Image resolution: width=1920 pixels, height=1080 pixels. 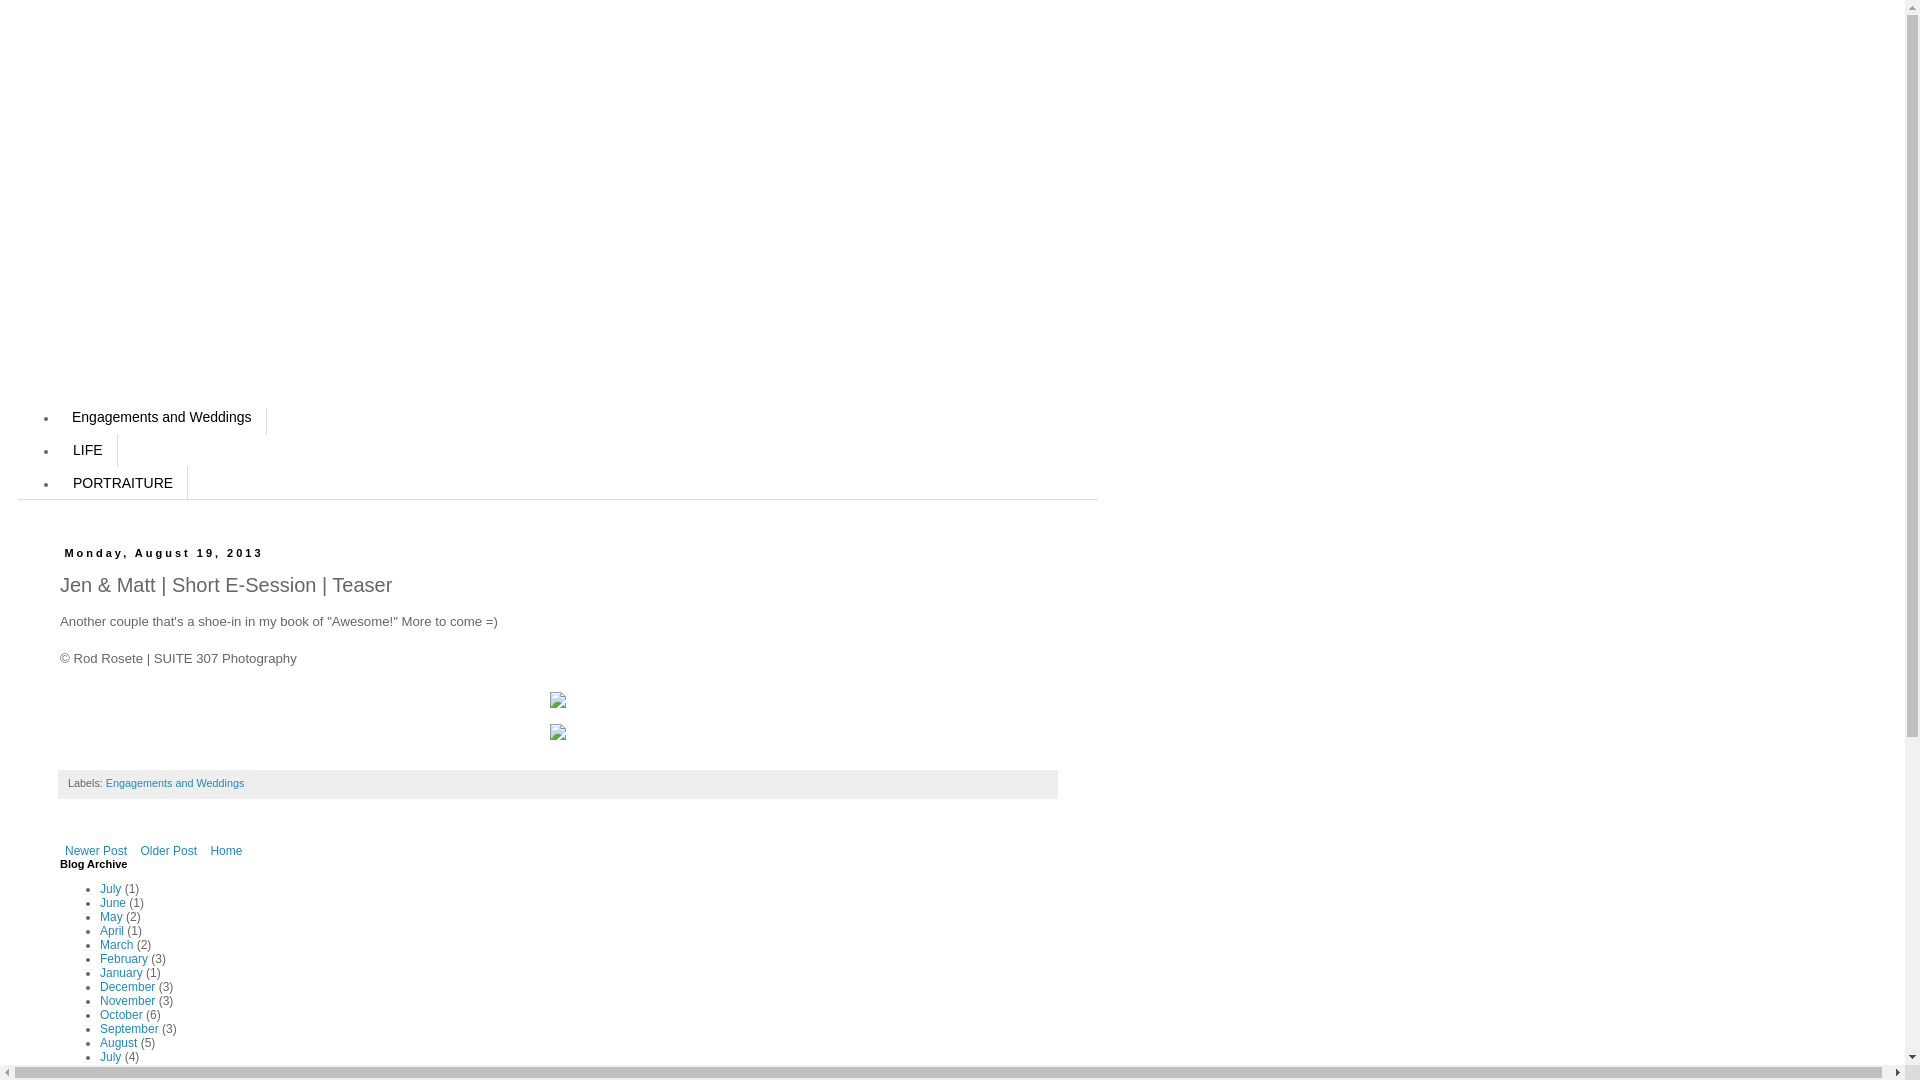 I want to click on 'Engagements and Weddings', so click(x=57, y=416).